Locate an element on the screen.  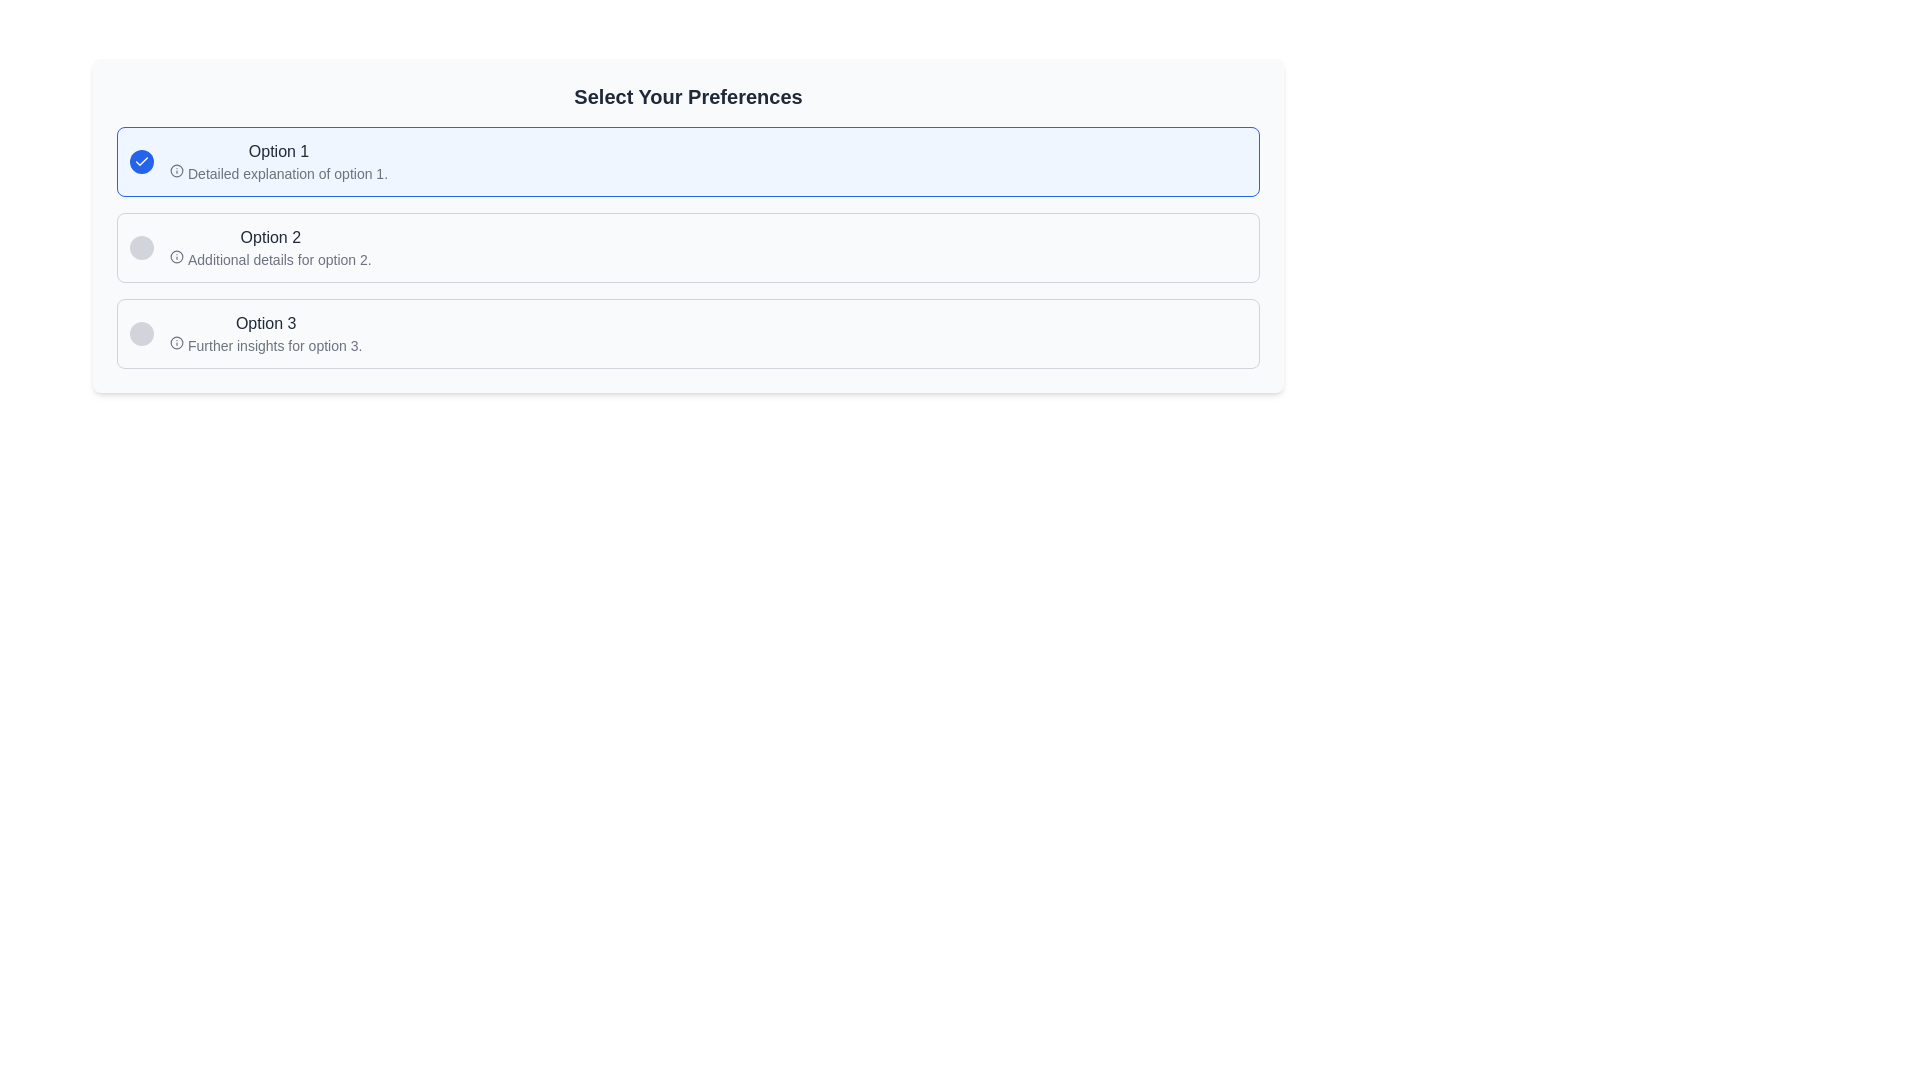
the radio button labeled 'Option 3' is located at coordinates (688, 333).